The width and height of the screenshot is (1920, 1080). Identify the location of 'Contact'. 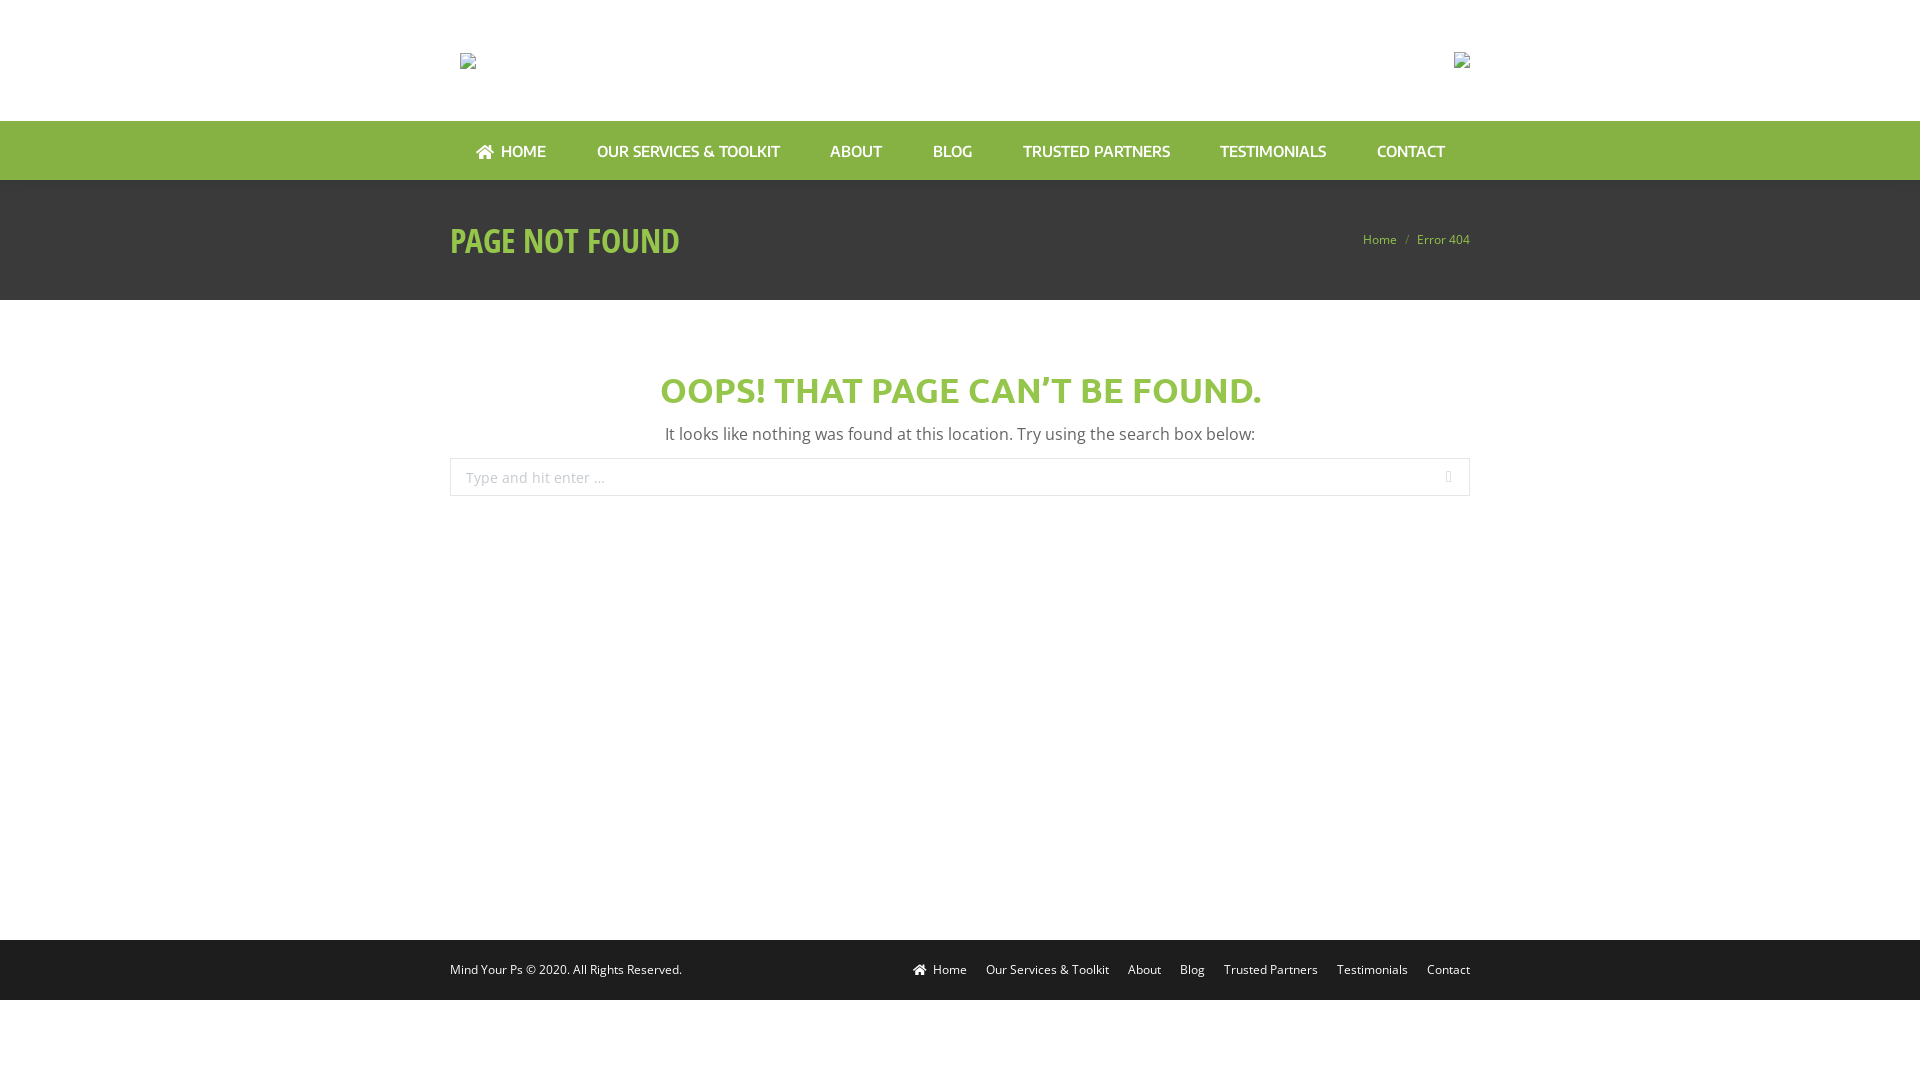
(1448, 968).